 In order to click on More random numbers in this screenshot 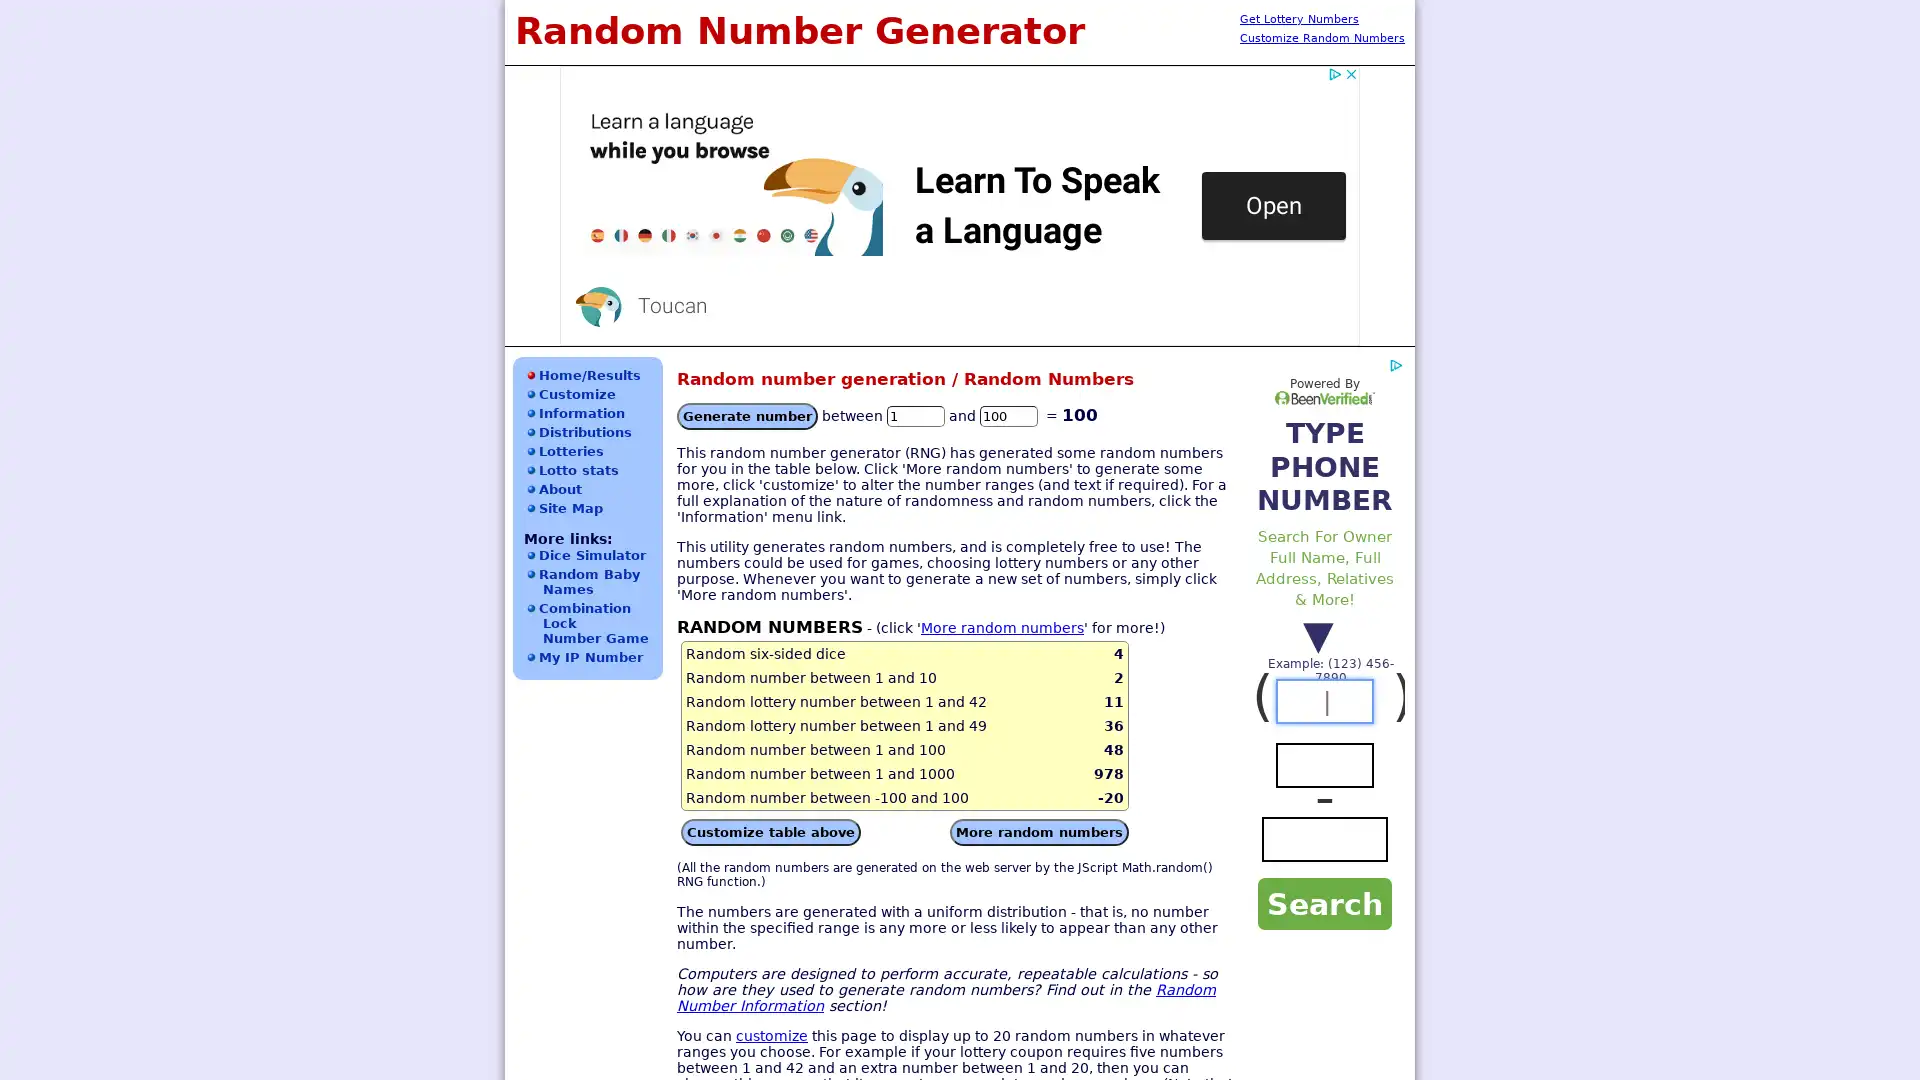, I will do `click(1039, 831)`.